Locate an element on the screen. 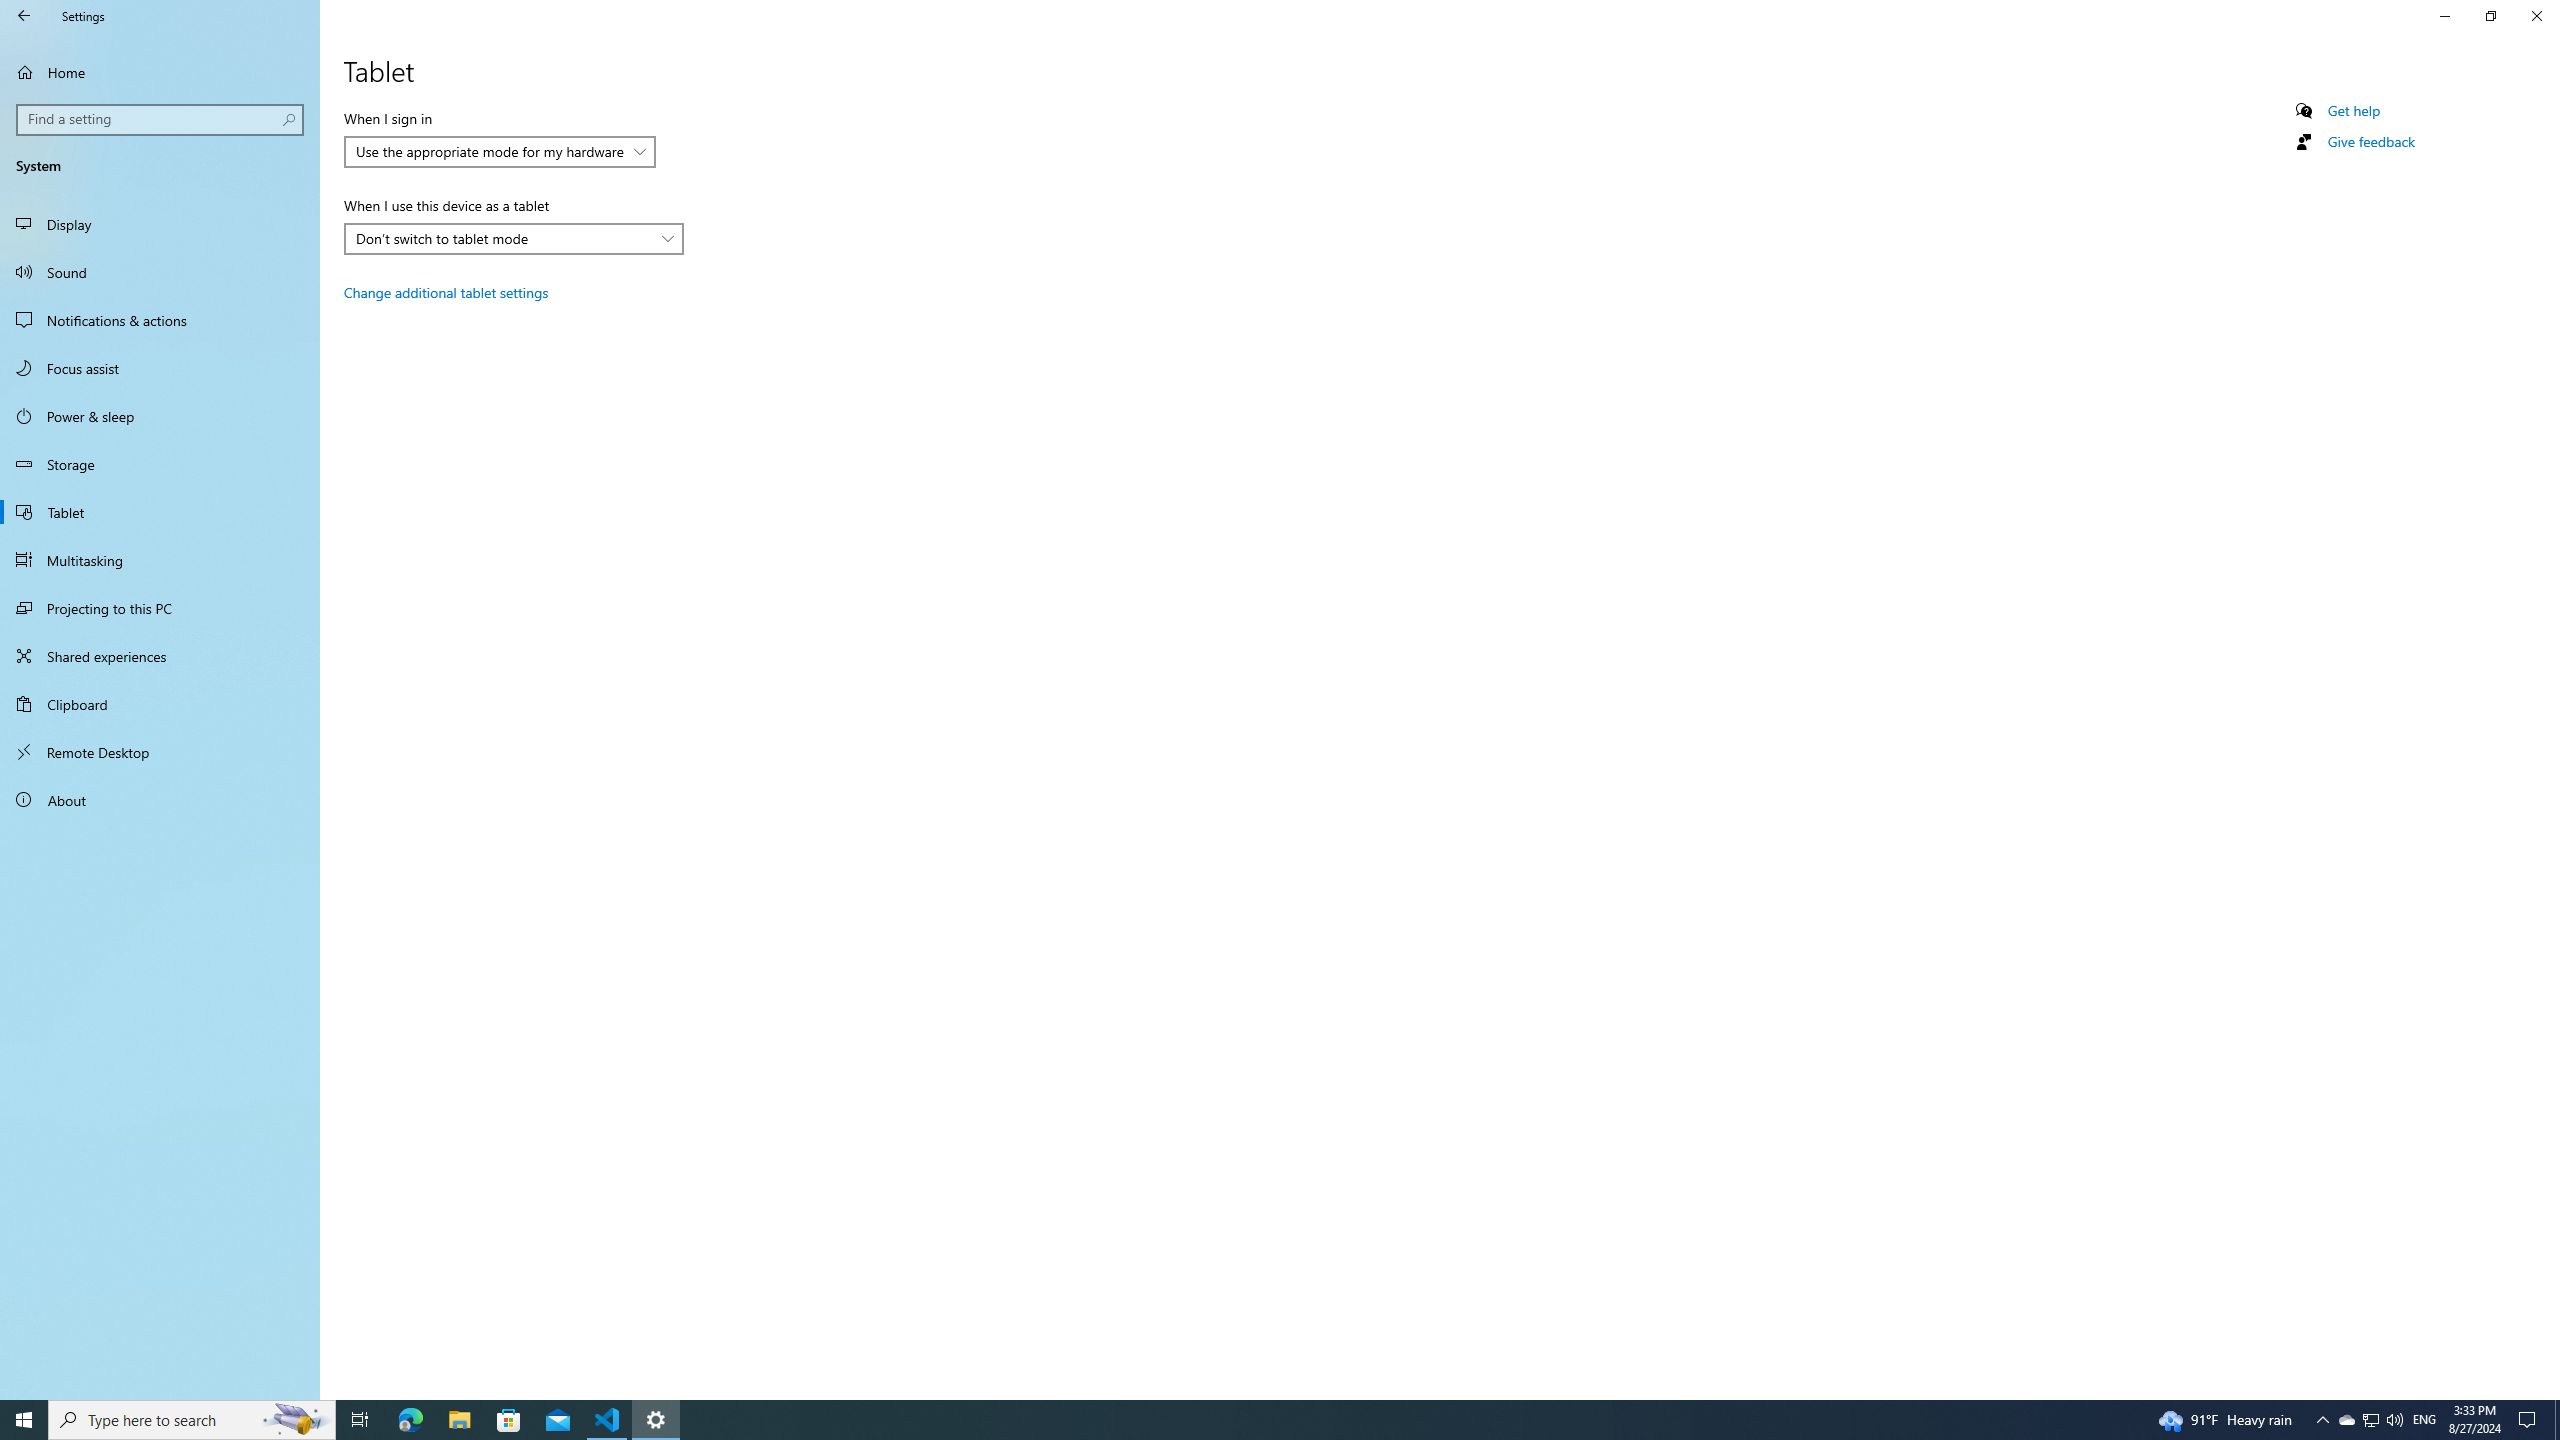 This screenshot has height=1440, width=2560. 'Shared experiences' is located at coordinates (159, 654).